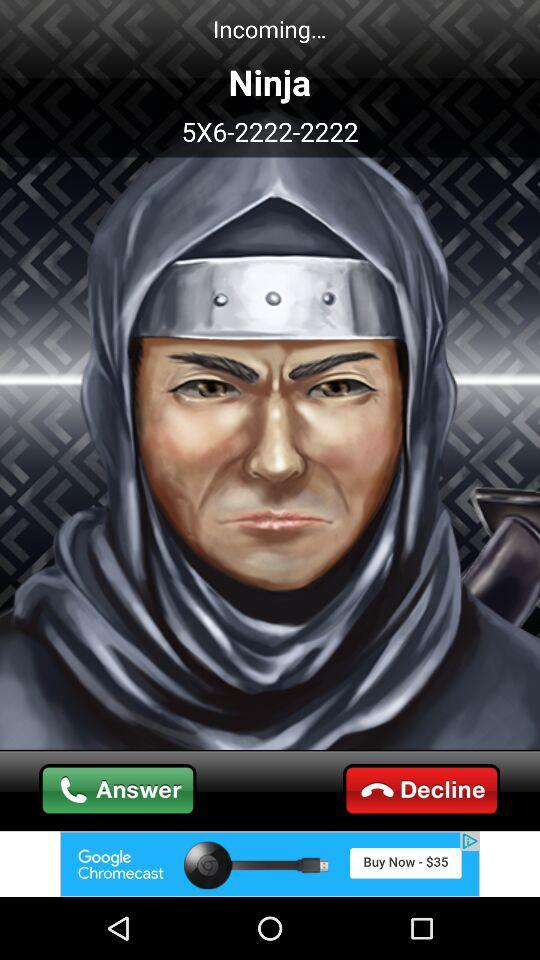 This screenshot has height=960, width=540. What do you see at coordinates (420, 790) in the screenshot?
I see `call cut the option` at bounding box center [420, 790].